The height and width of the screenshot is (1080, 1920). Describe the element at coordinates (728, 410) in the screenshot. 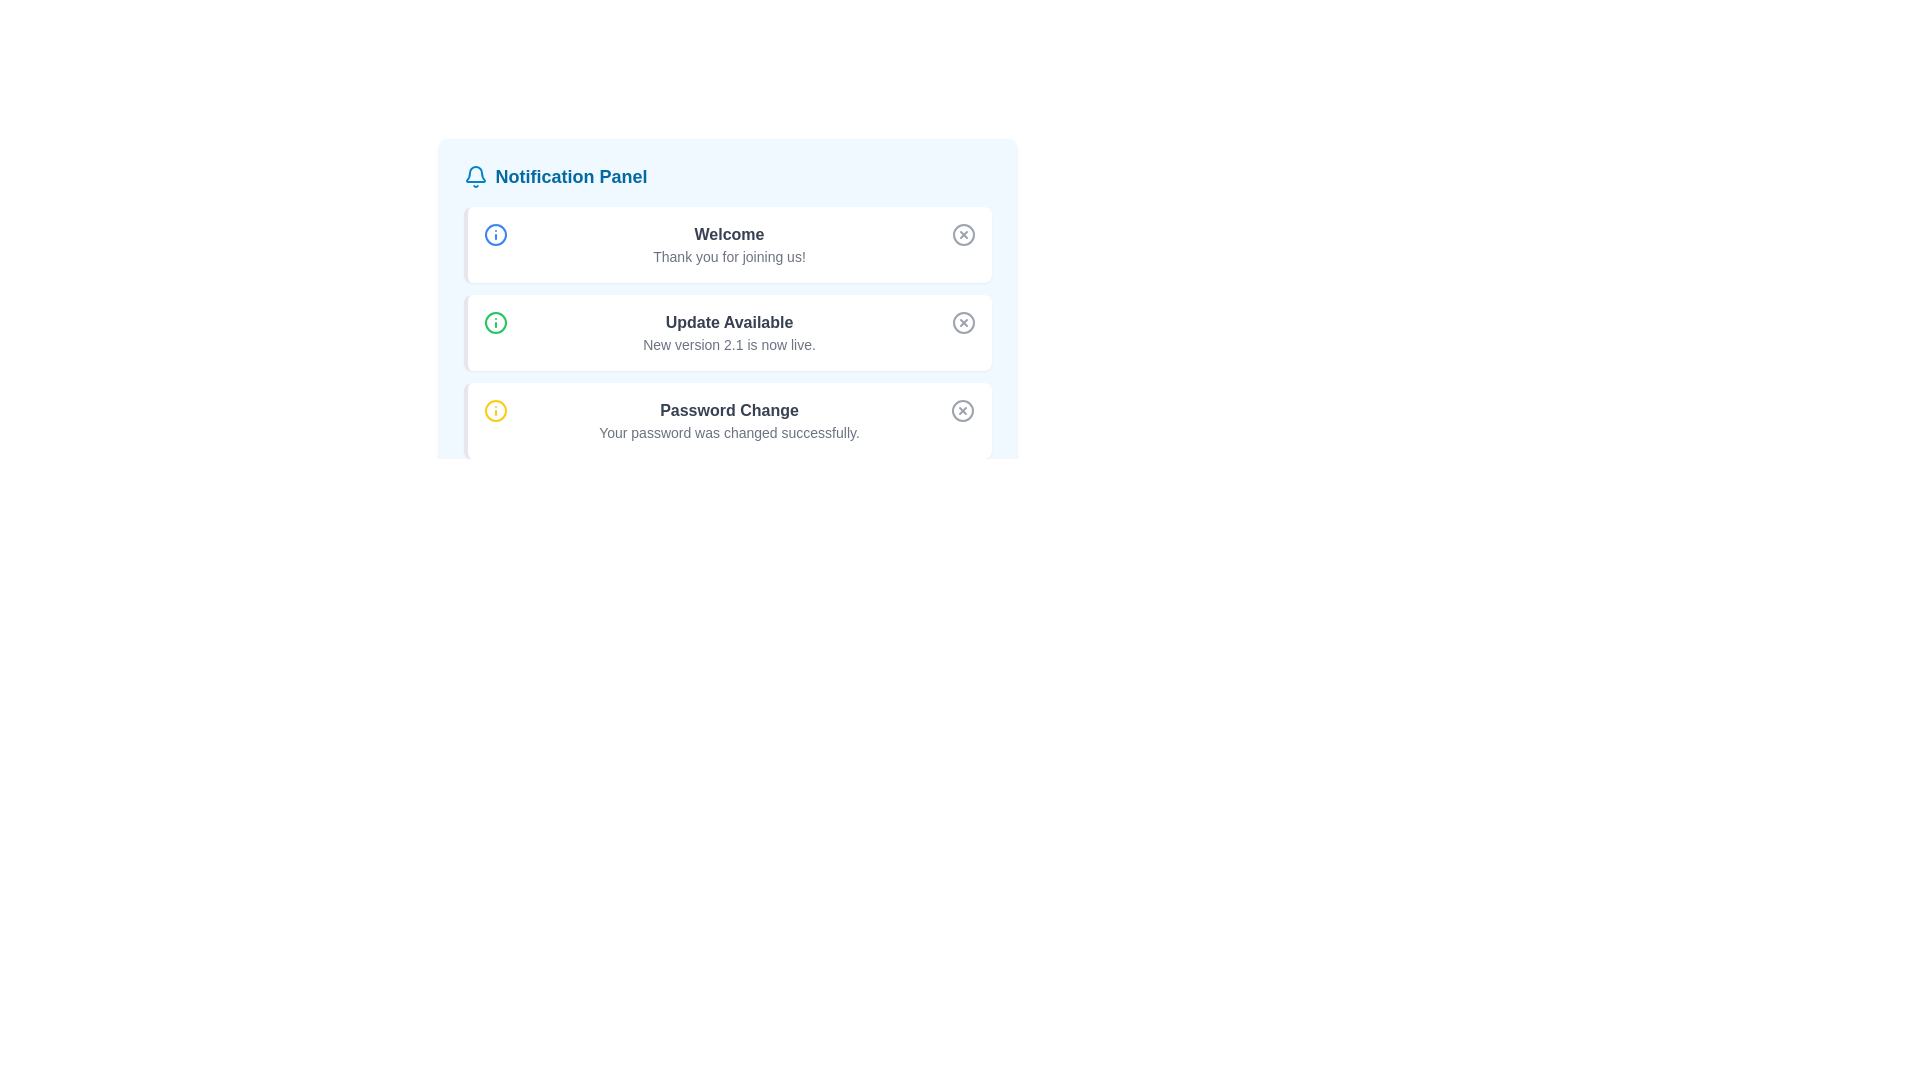

I see `the 'Password Change' text label displayed in bold dark gray within the 'Notification Panel' interface, located above the text 'Your password was changed successfully.'` at that location.